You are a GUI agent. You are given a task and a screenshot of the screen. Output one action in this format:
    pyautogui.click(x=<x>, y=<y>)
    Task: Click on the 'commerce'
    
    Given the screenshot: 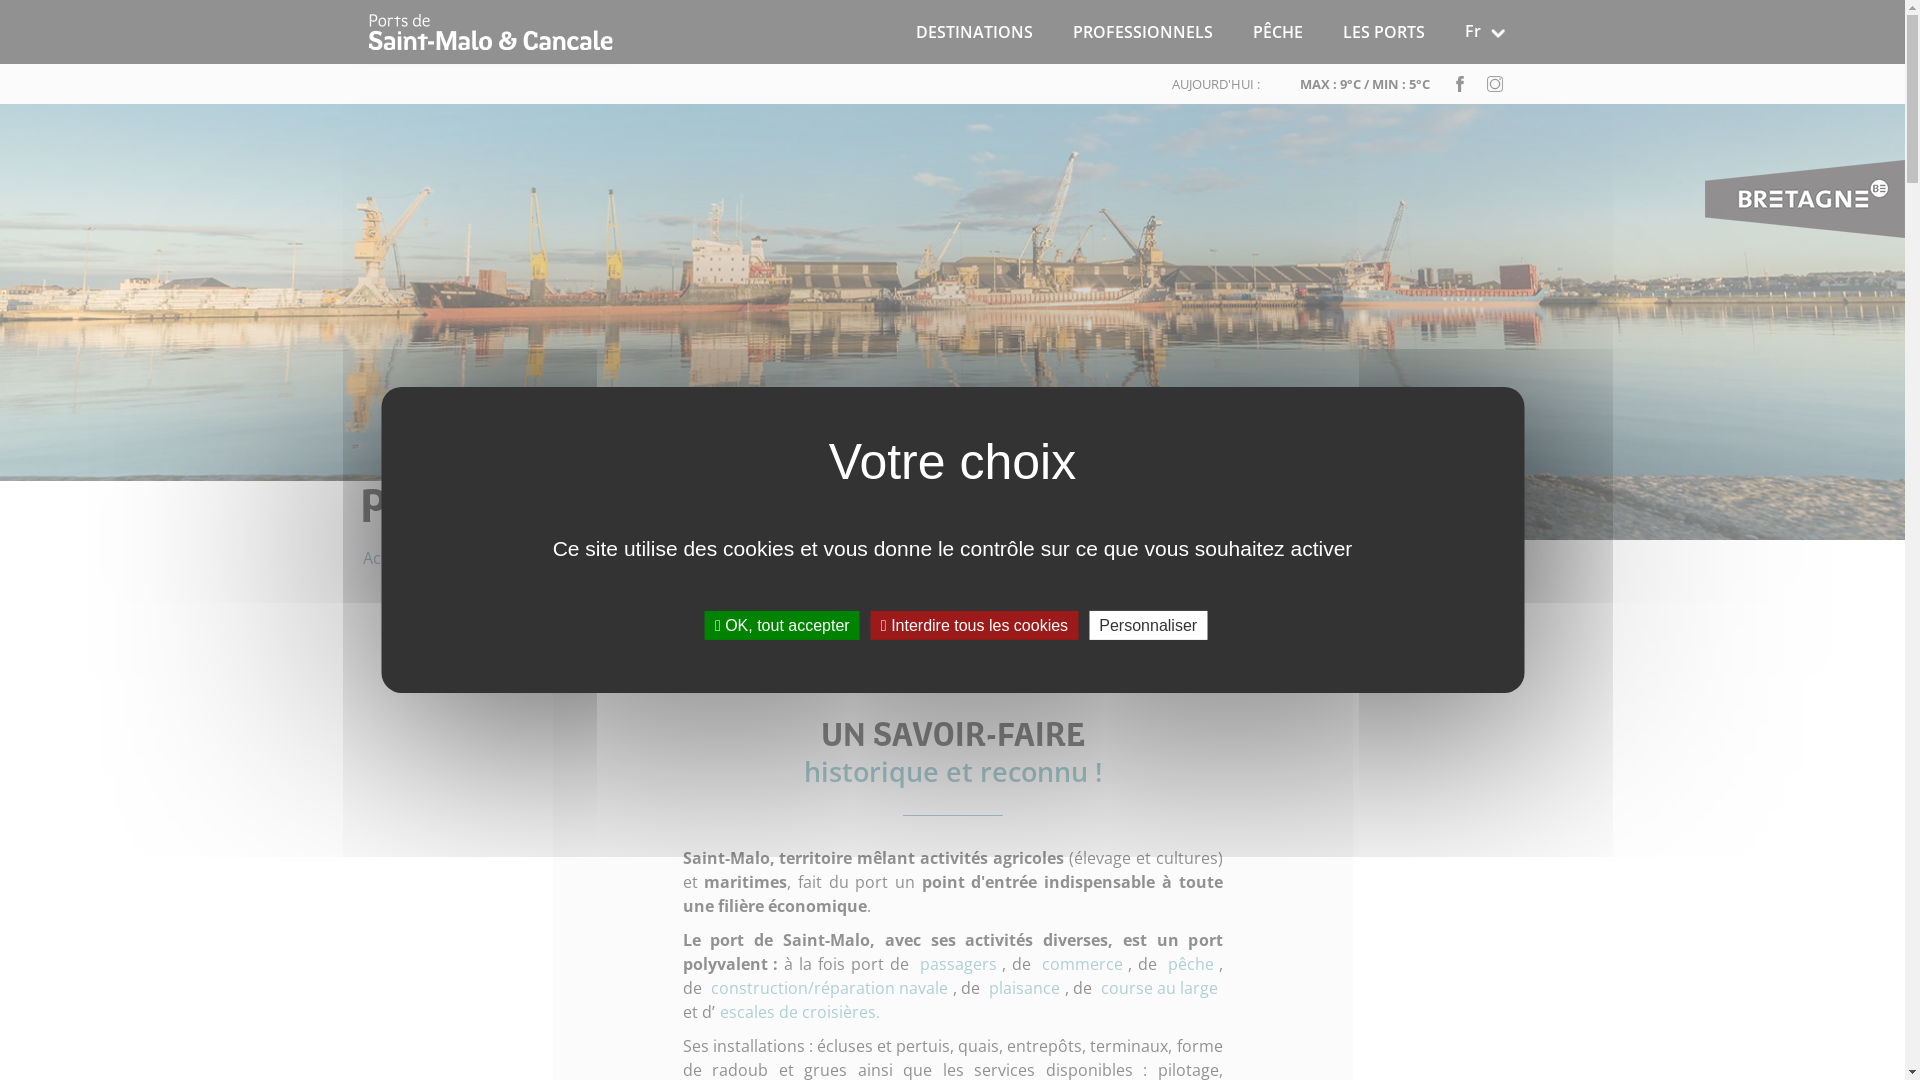 What is the action you would take?
    pyautogui.click(x=1081, y=963)
    